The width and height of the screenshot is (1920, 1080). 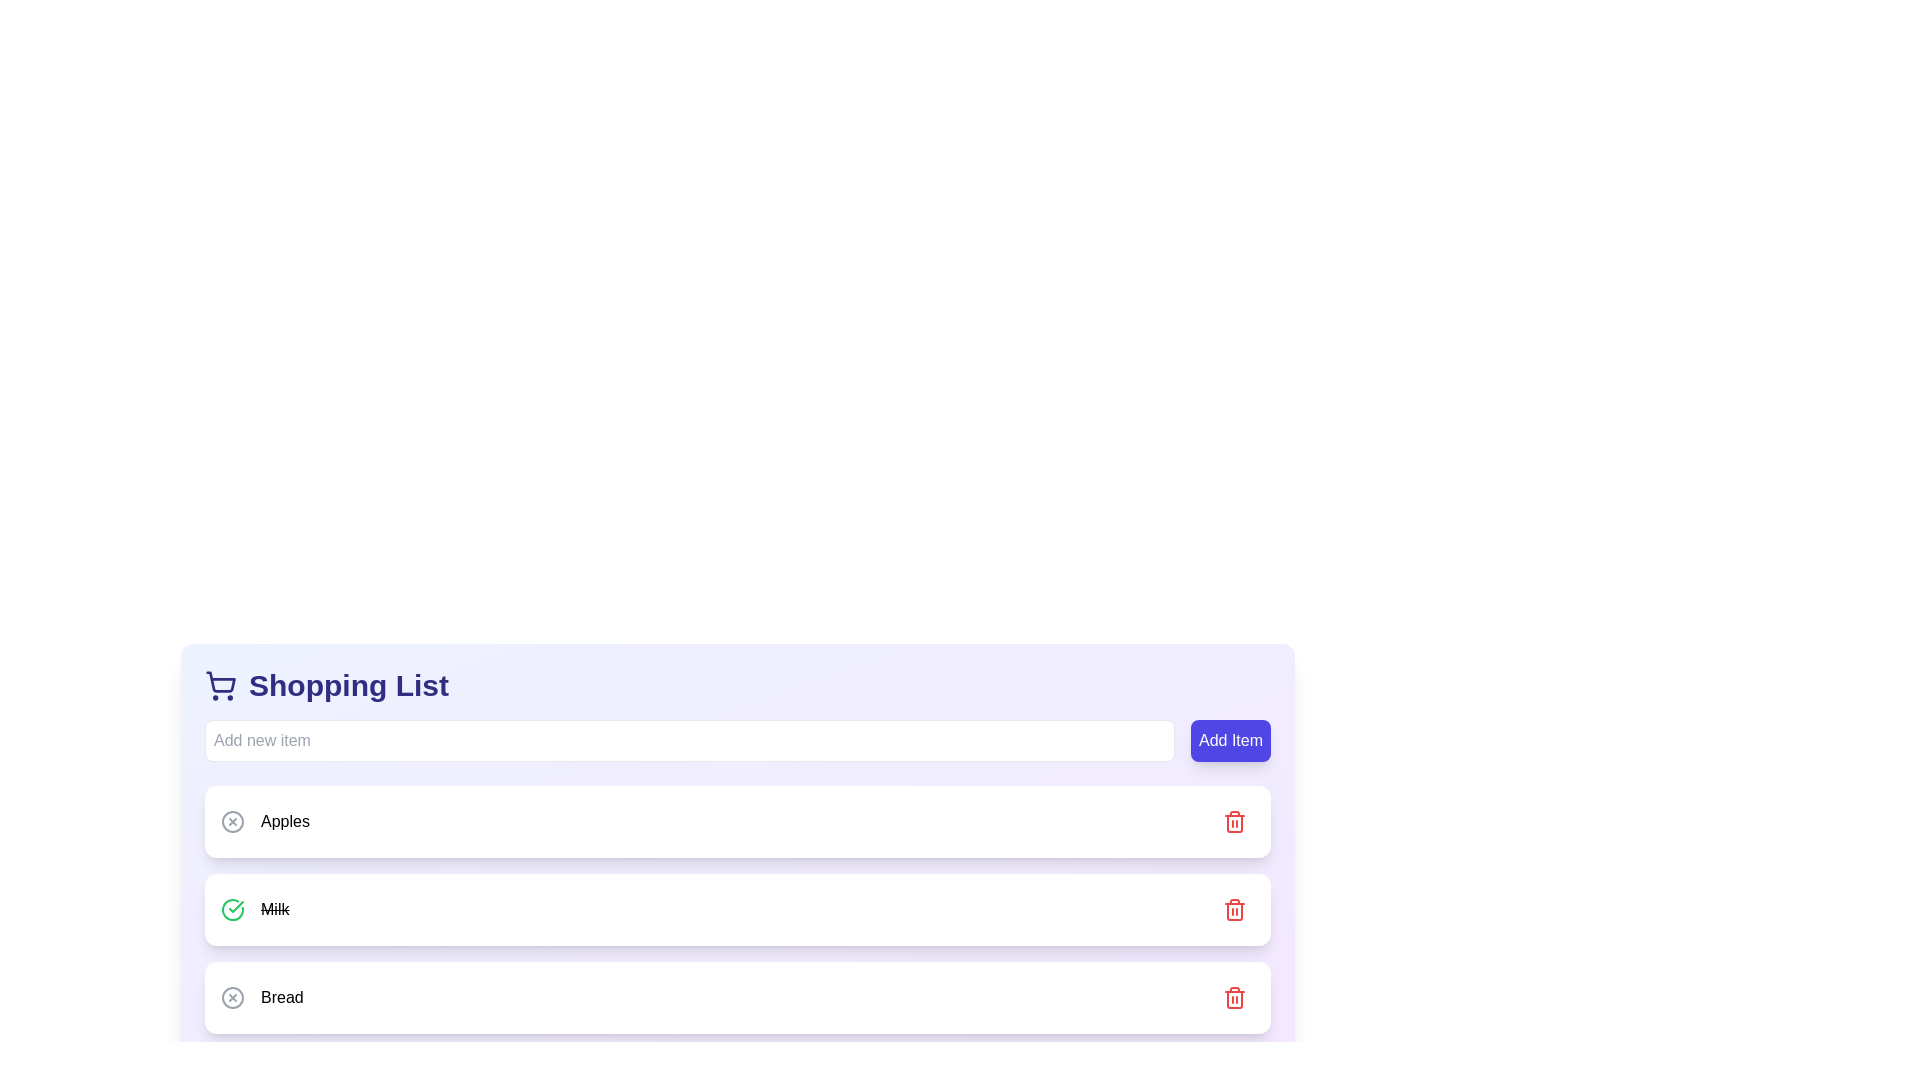 What do you see at coordinates (326, 685) in the screenshot?
I see `the Text label with the shopping cart icon that serves as the title of the shopping list section` at bounding box center [326, 685].